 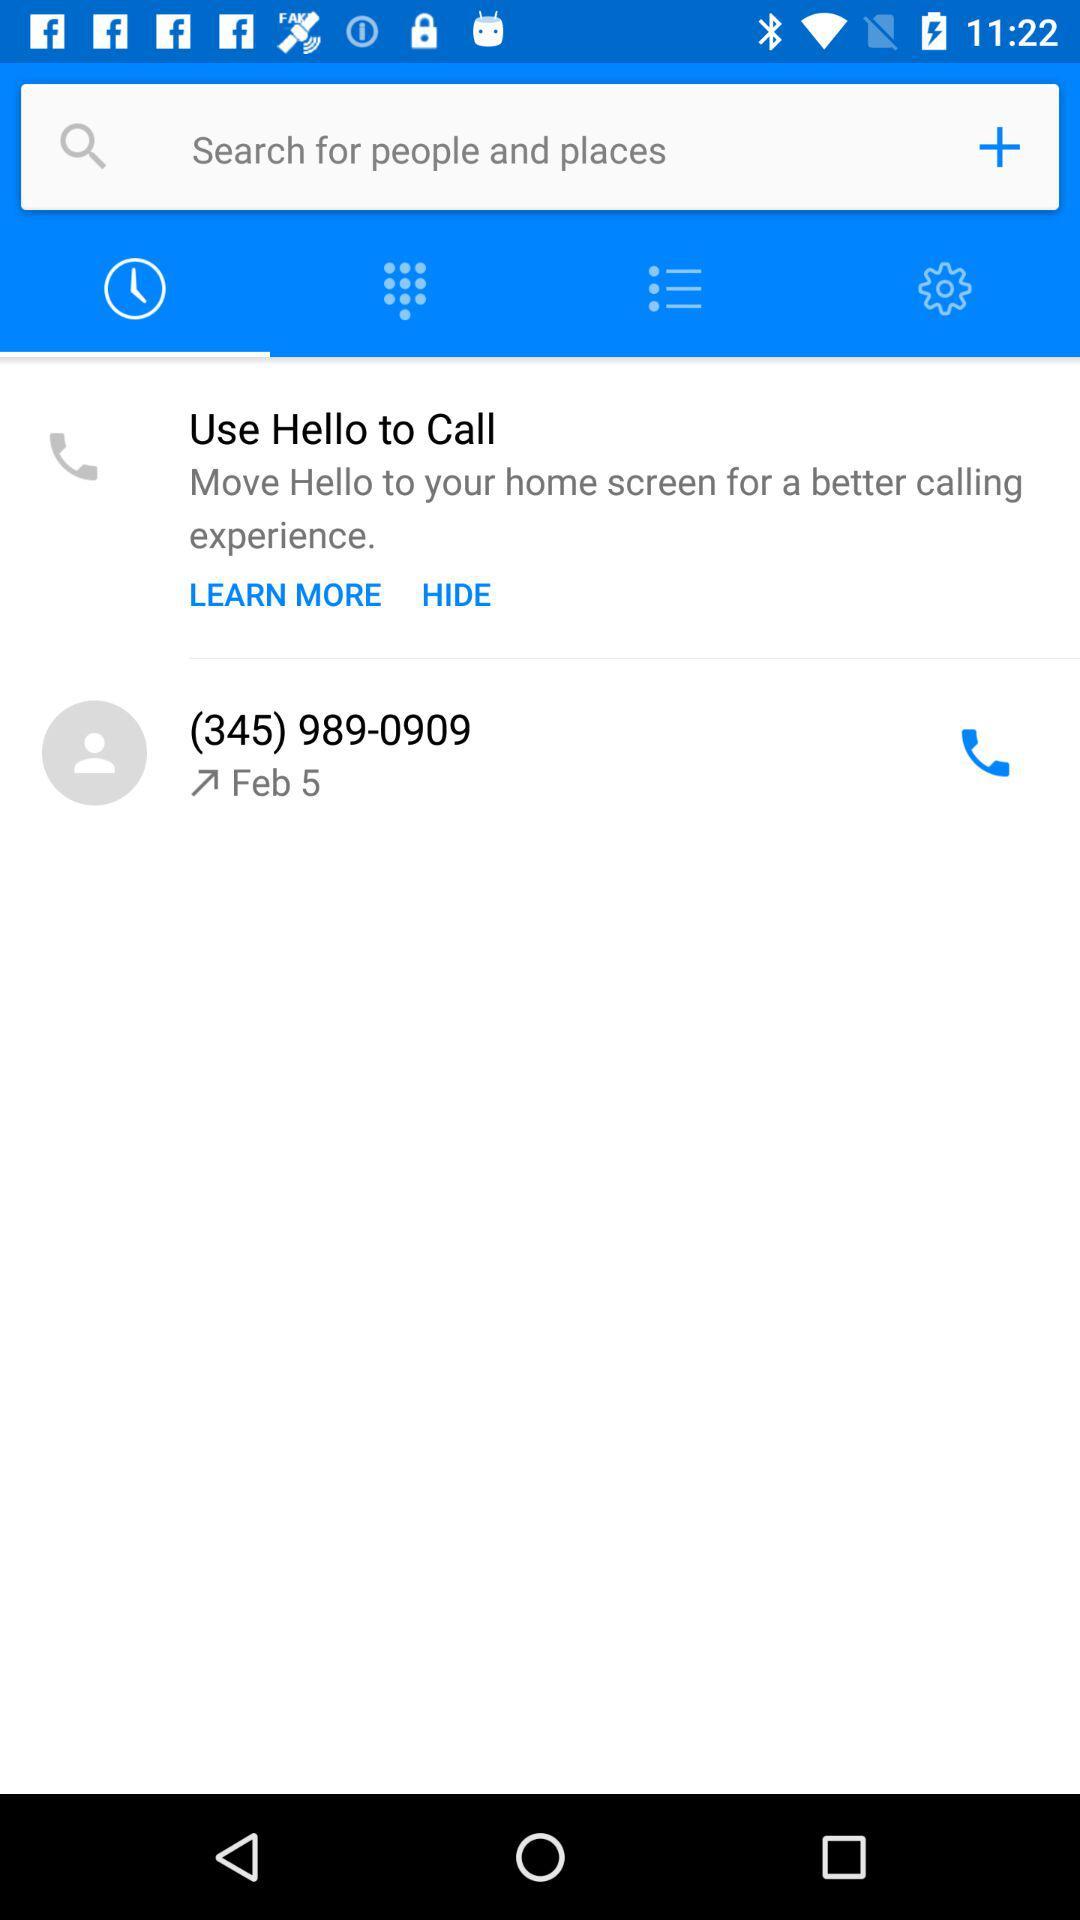 What do you see at coordinates (564, 146) in the screenshot?
I see `search bar` at bounding box center [564, 146].